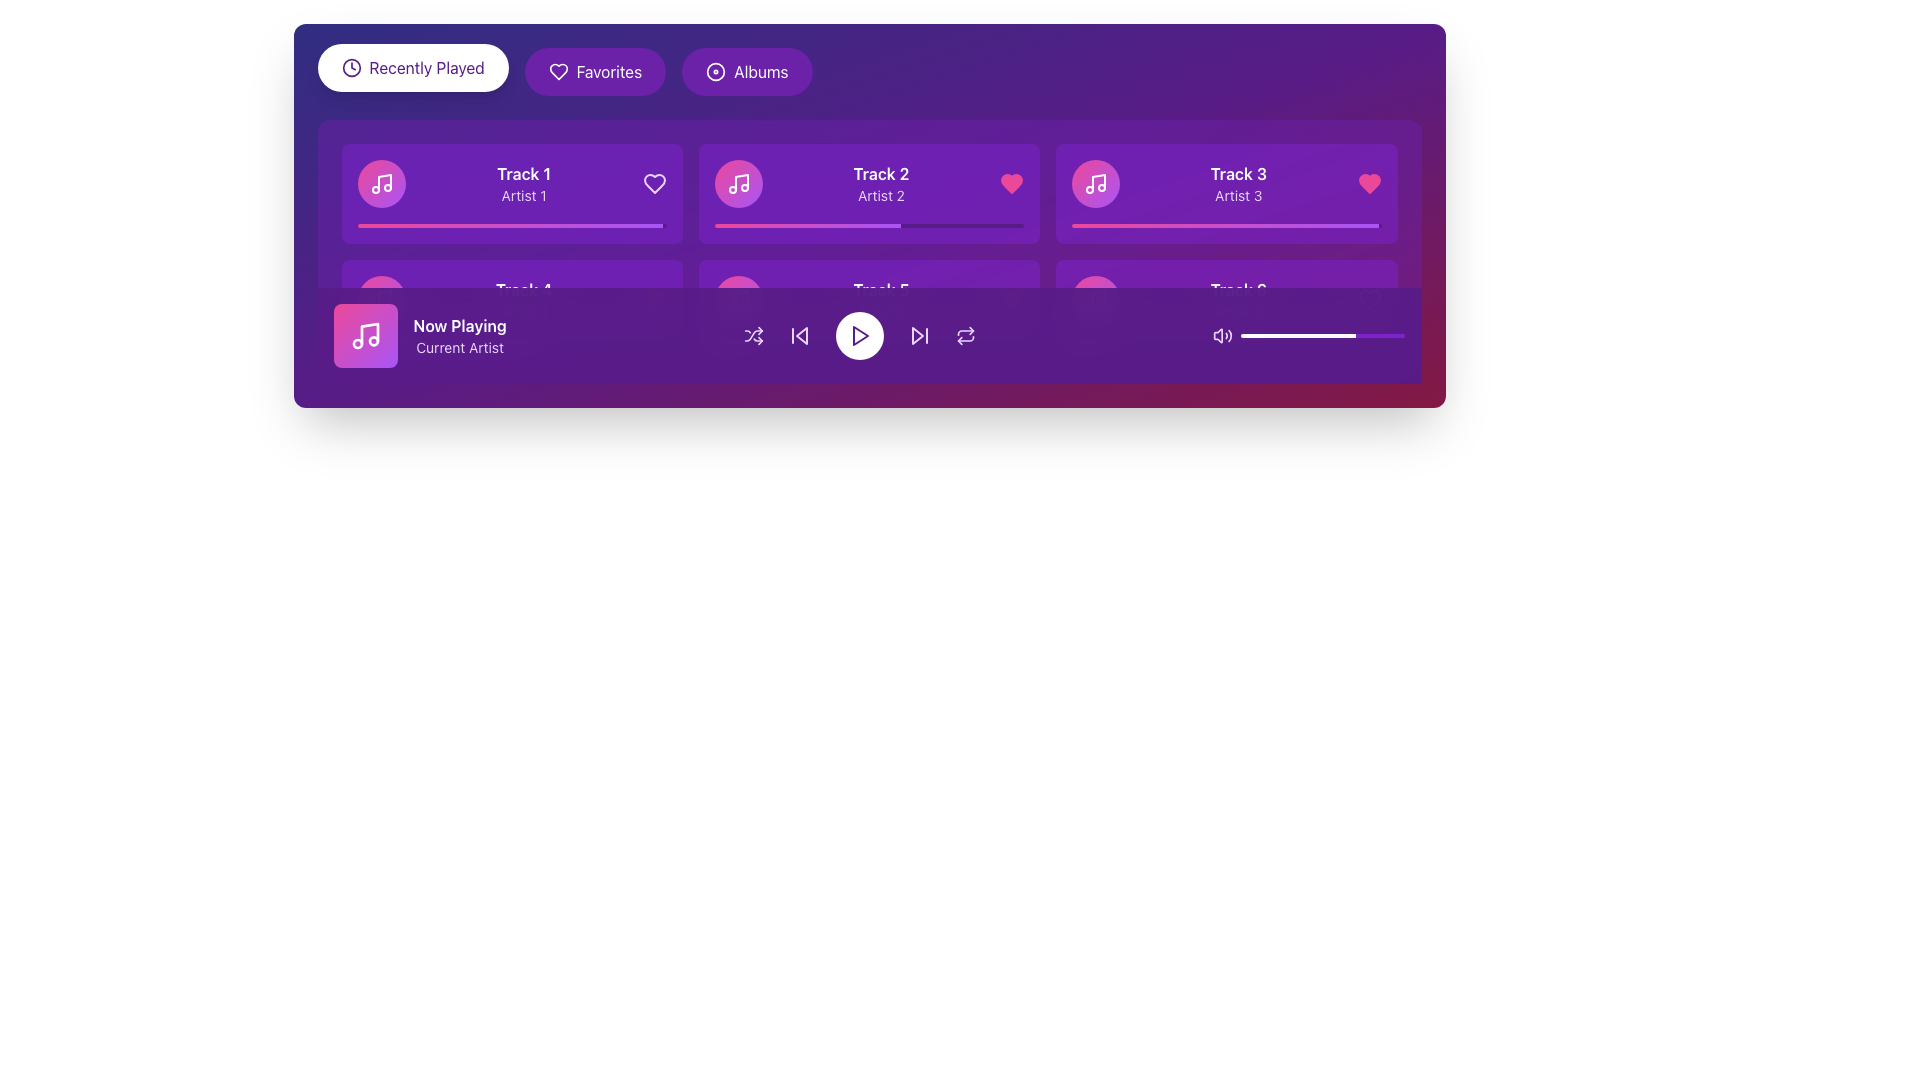 This screenshot has height=1080, width=1920. What do you see at coordinates (365, 334) in the screenshot?
I see `the square icon with rounded corners, featuring a gradient background from pink to purple and a white music note symbol in the center, which is located to the left of the 'Now Playing' text and above the 'Current Artist' text` at bounding box center [365, 334].